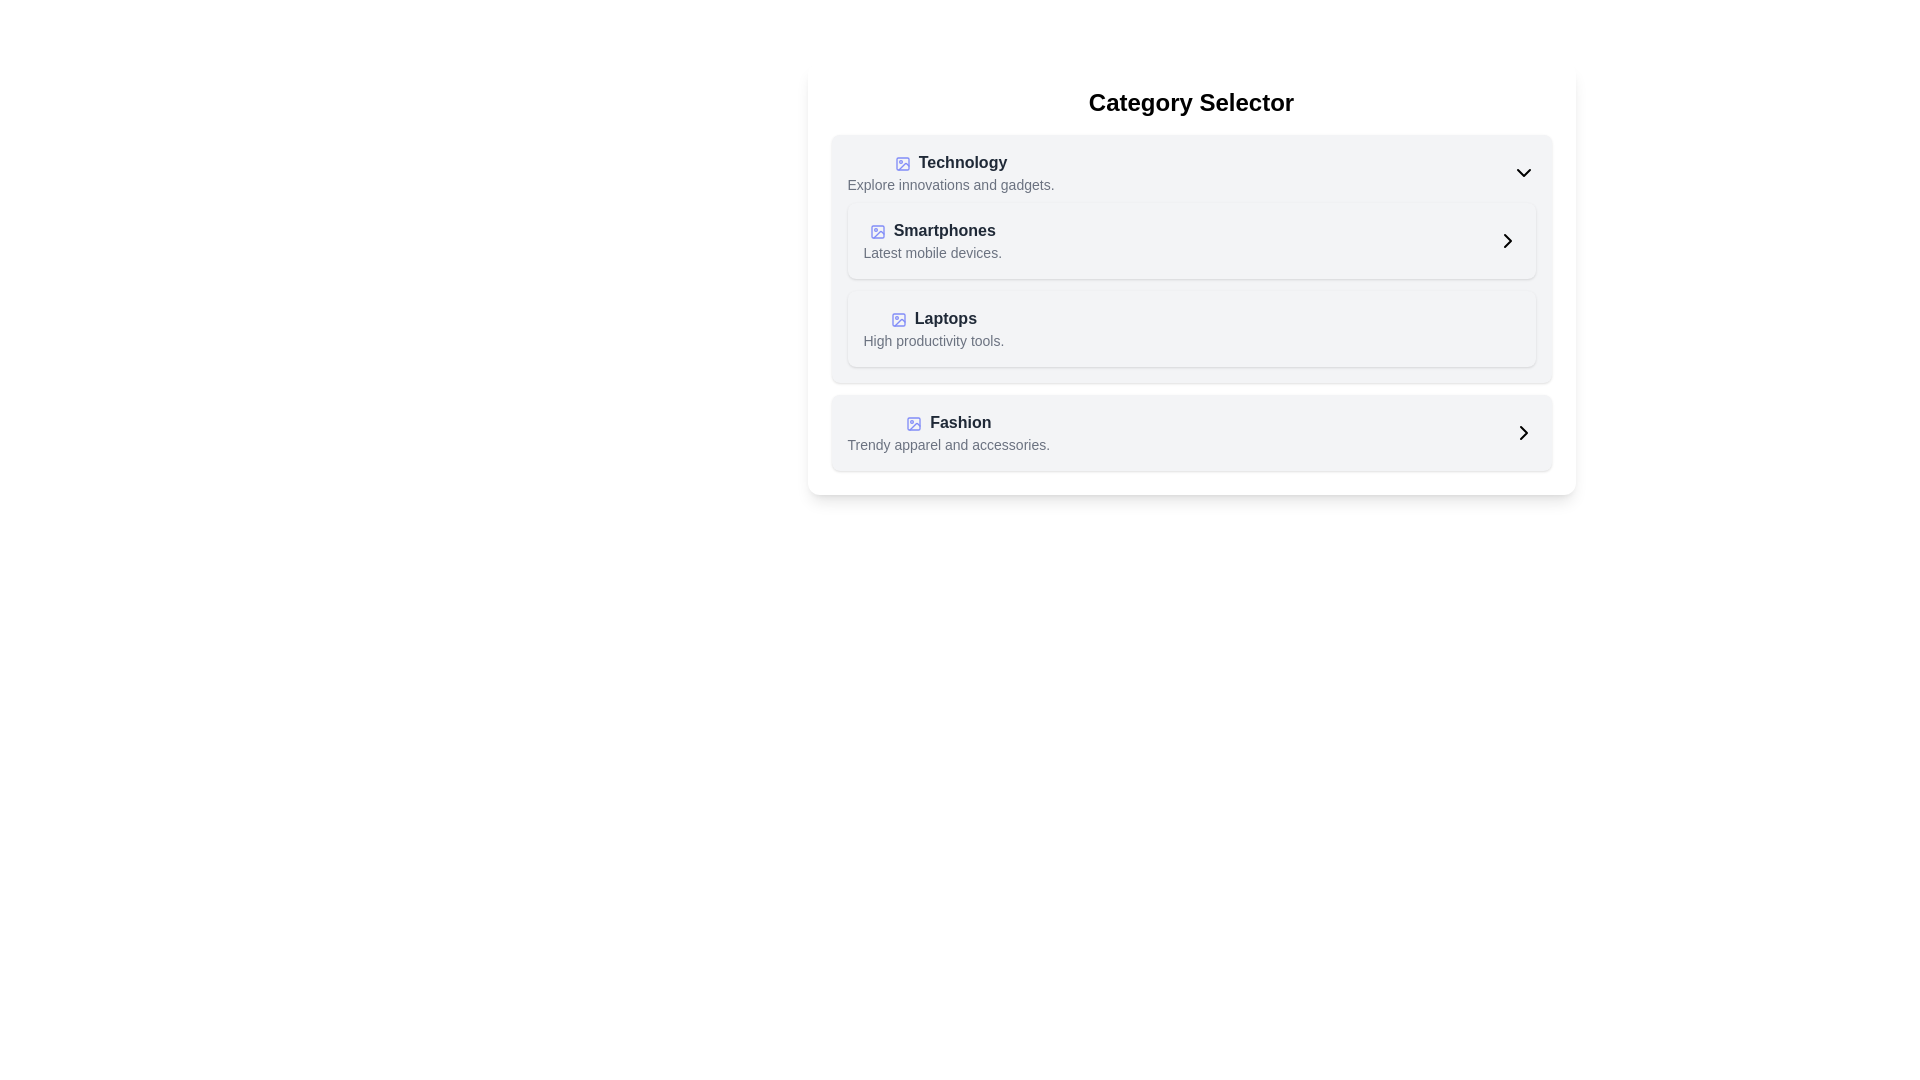 The image size is (1920, 1080). Describe the element at coordinates (947, 443) in the screenshot. I see `the text label that says 'Trendy apparel and accessories.' located below the 'Fashion' category` at that location.